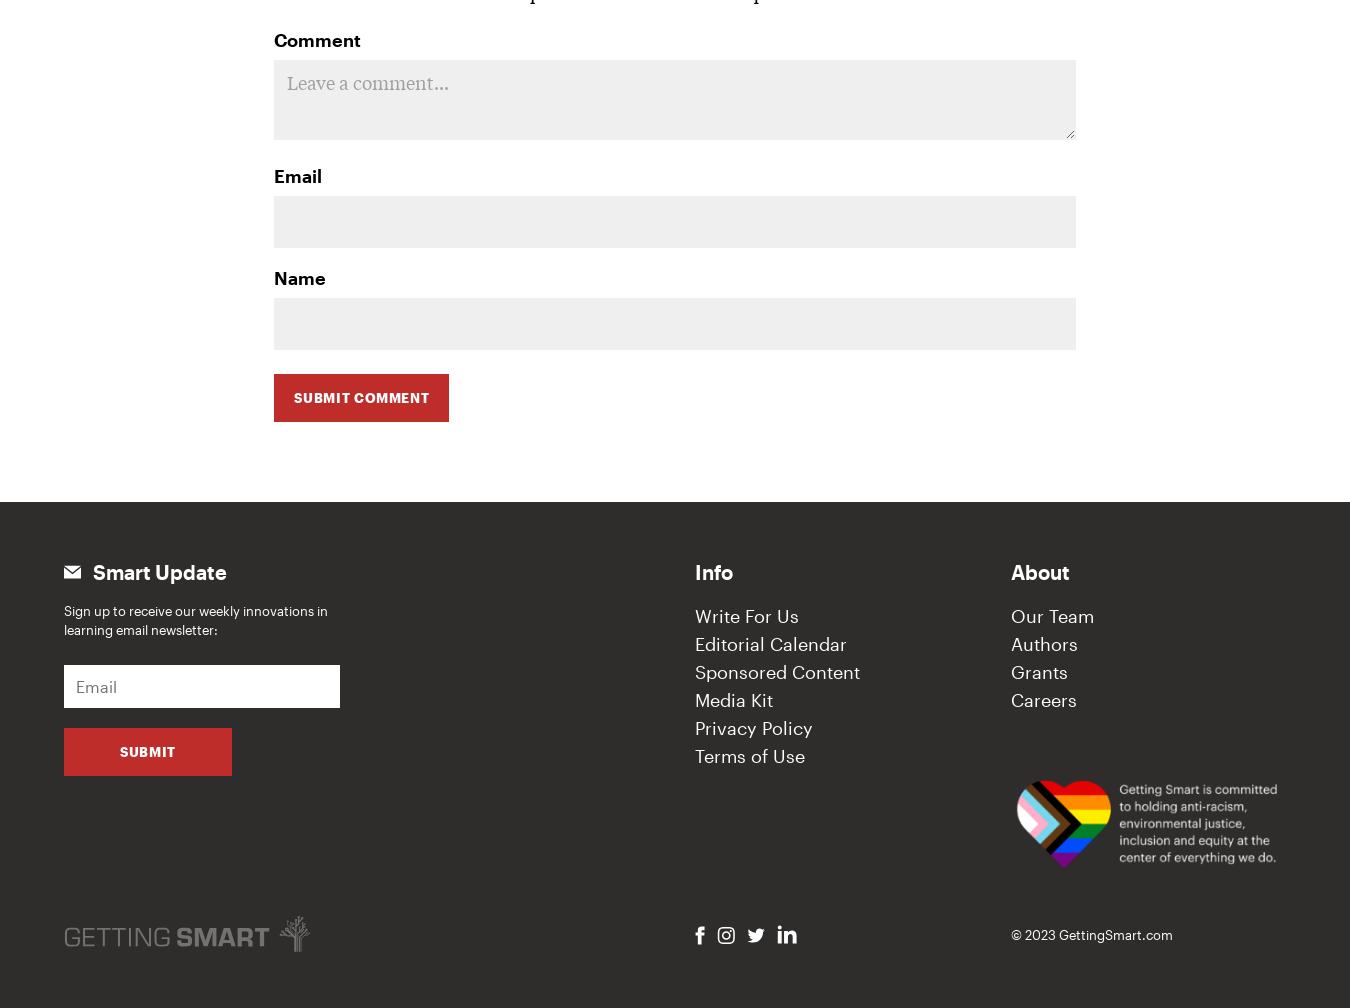 This screenshot has width=1350, height=1008. What do you see at coordinates (298, 278) in the screenshot?
I see `'Name'` at bounding box center [298, 278].